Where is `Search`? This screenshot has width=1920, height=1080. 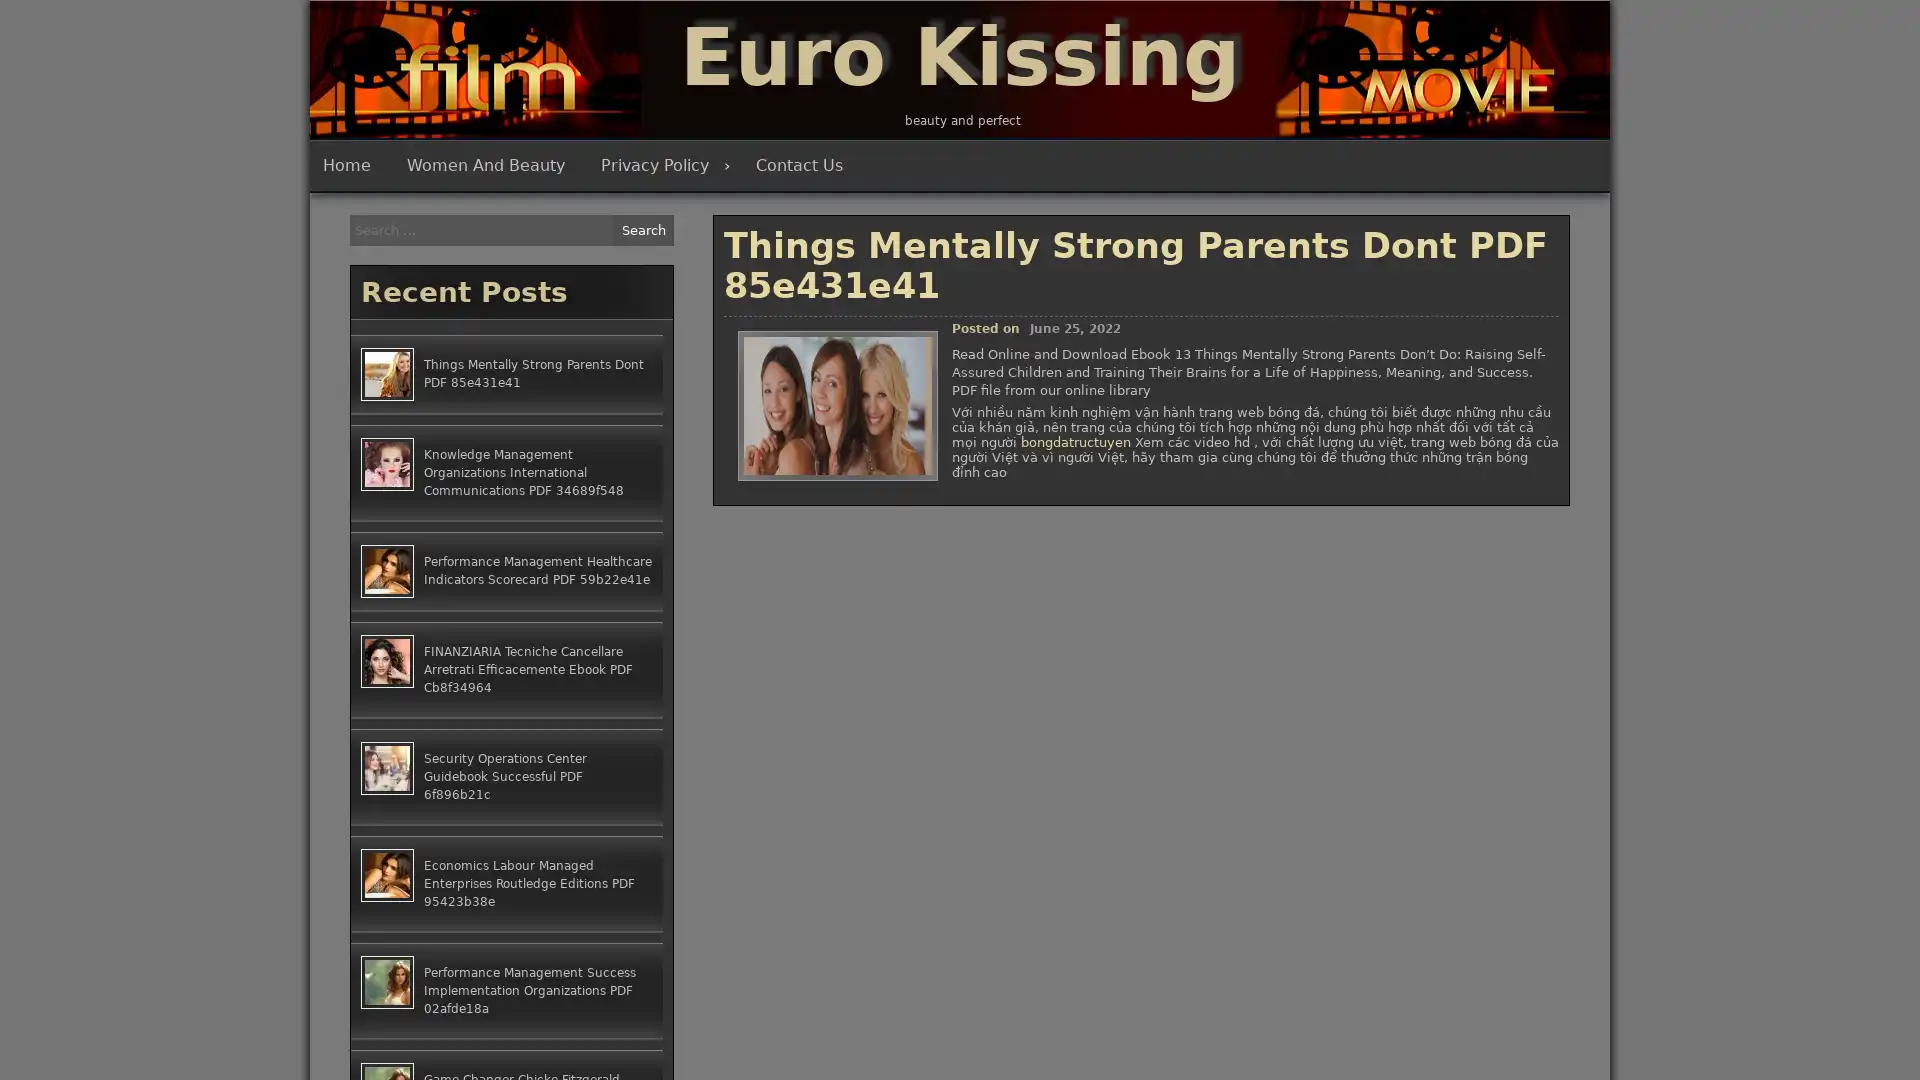
Search is located at coordinates (643, 229).